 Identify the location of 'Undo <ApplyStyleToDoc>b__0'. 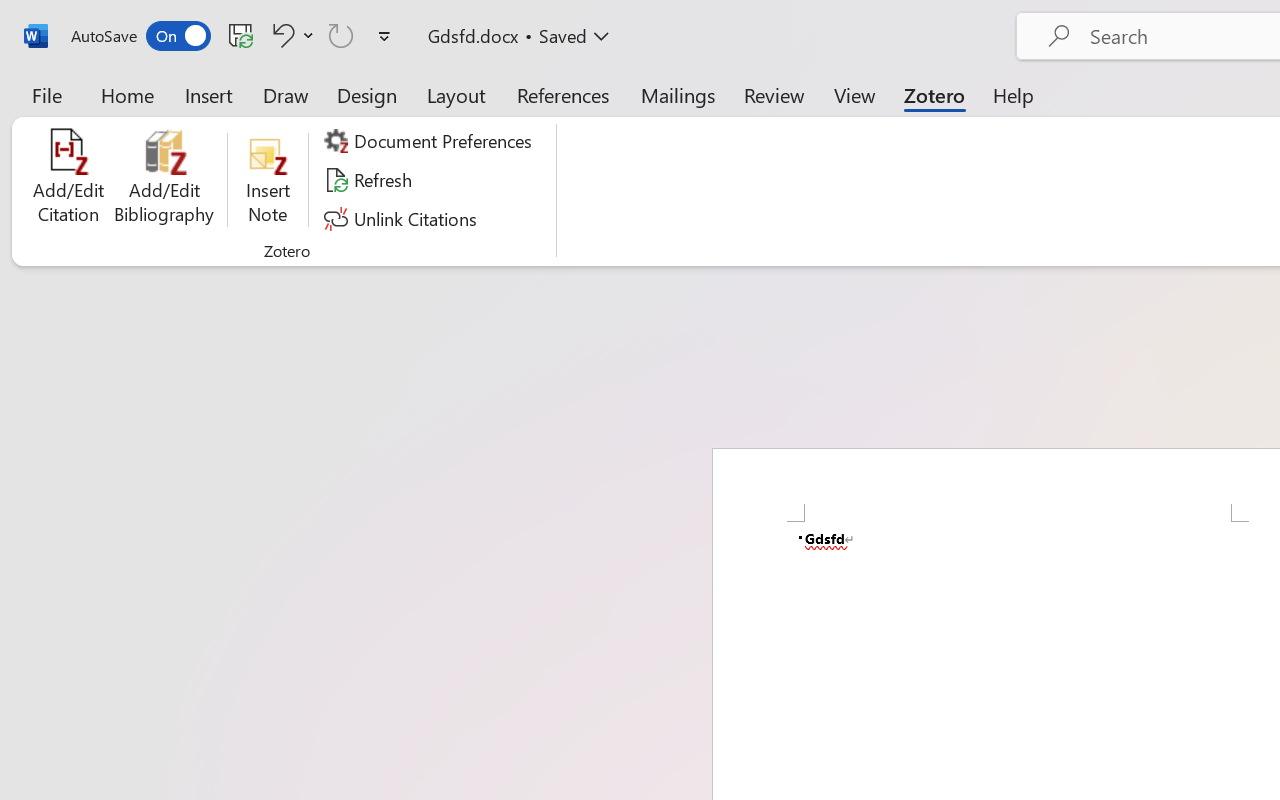
(289, 34).